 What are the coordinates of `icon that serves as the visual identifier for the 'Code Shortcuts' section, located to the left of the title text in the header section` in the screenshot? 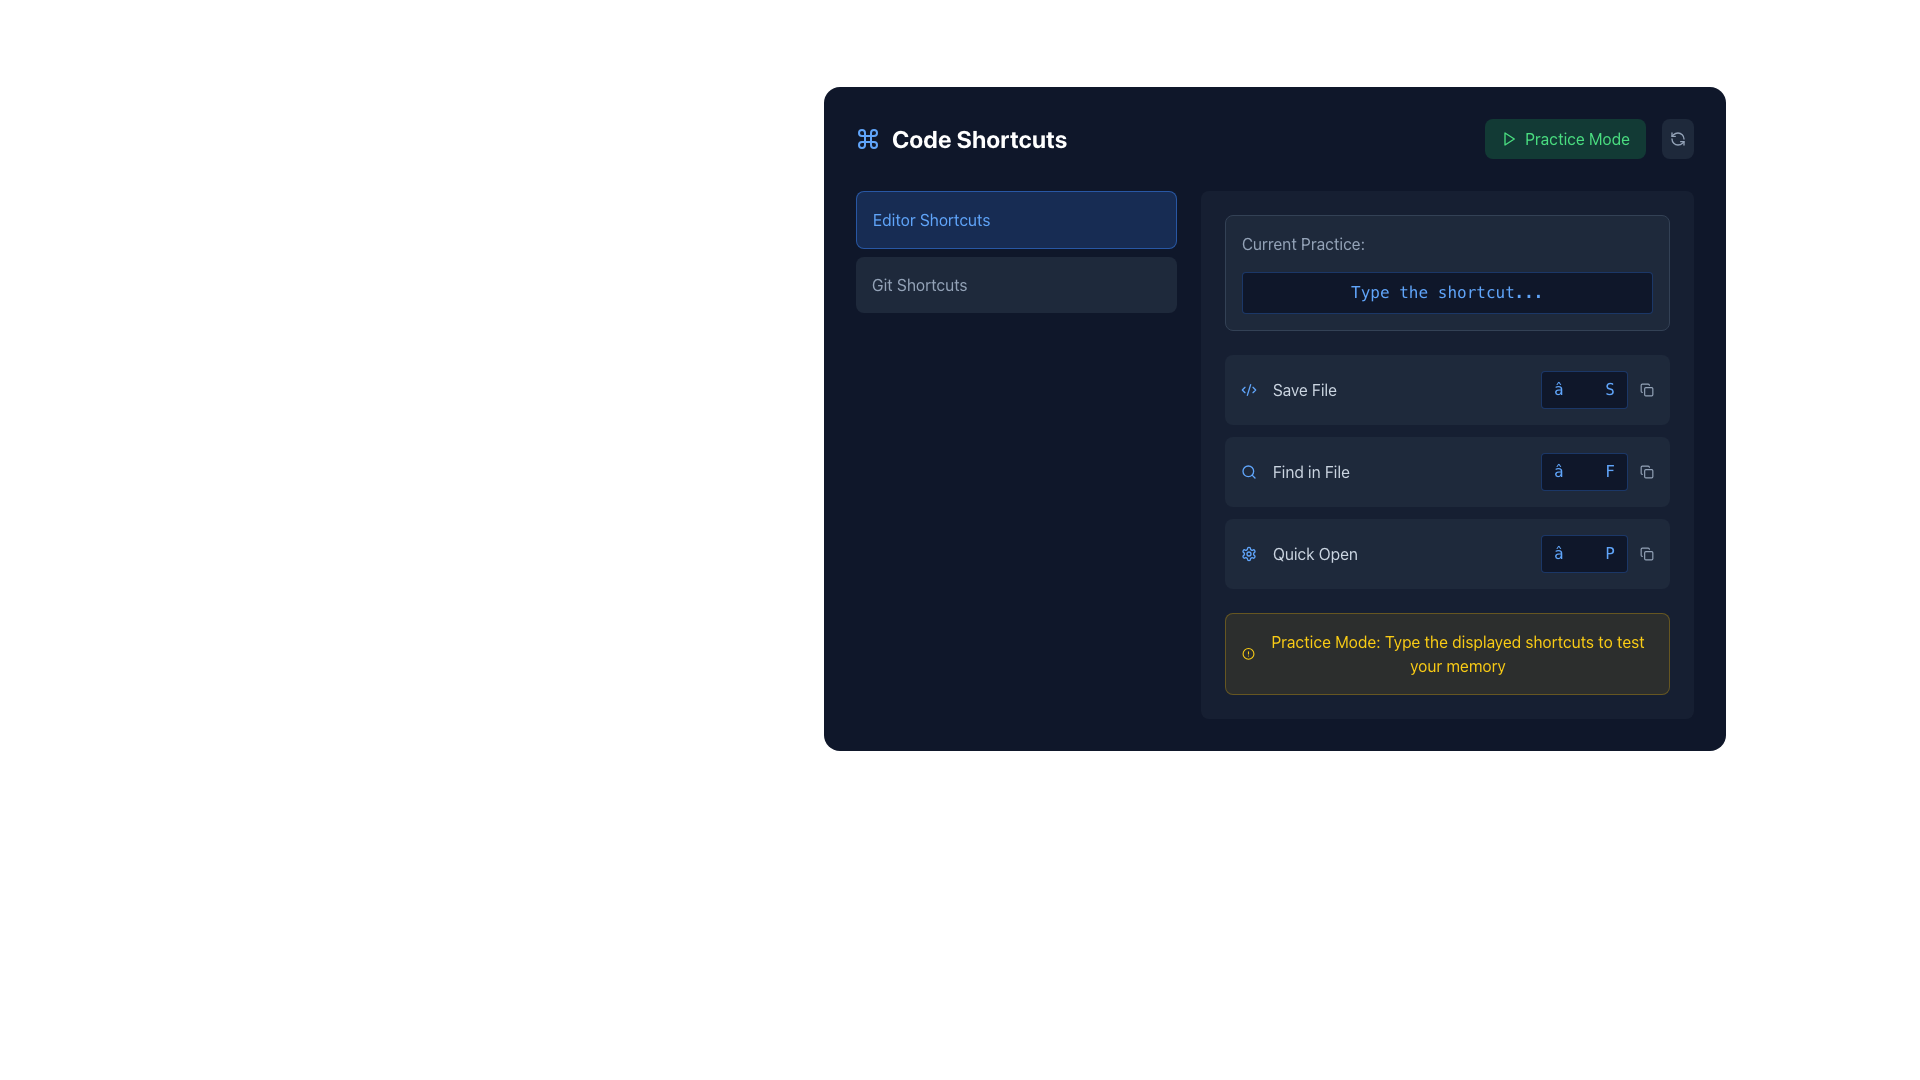 It's located at (868, 137).